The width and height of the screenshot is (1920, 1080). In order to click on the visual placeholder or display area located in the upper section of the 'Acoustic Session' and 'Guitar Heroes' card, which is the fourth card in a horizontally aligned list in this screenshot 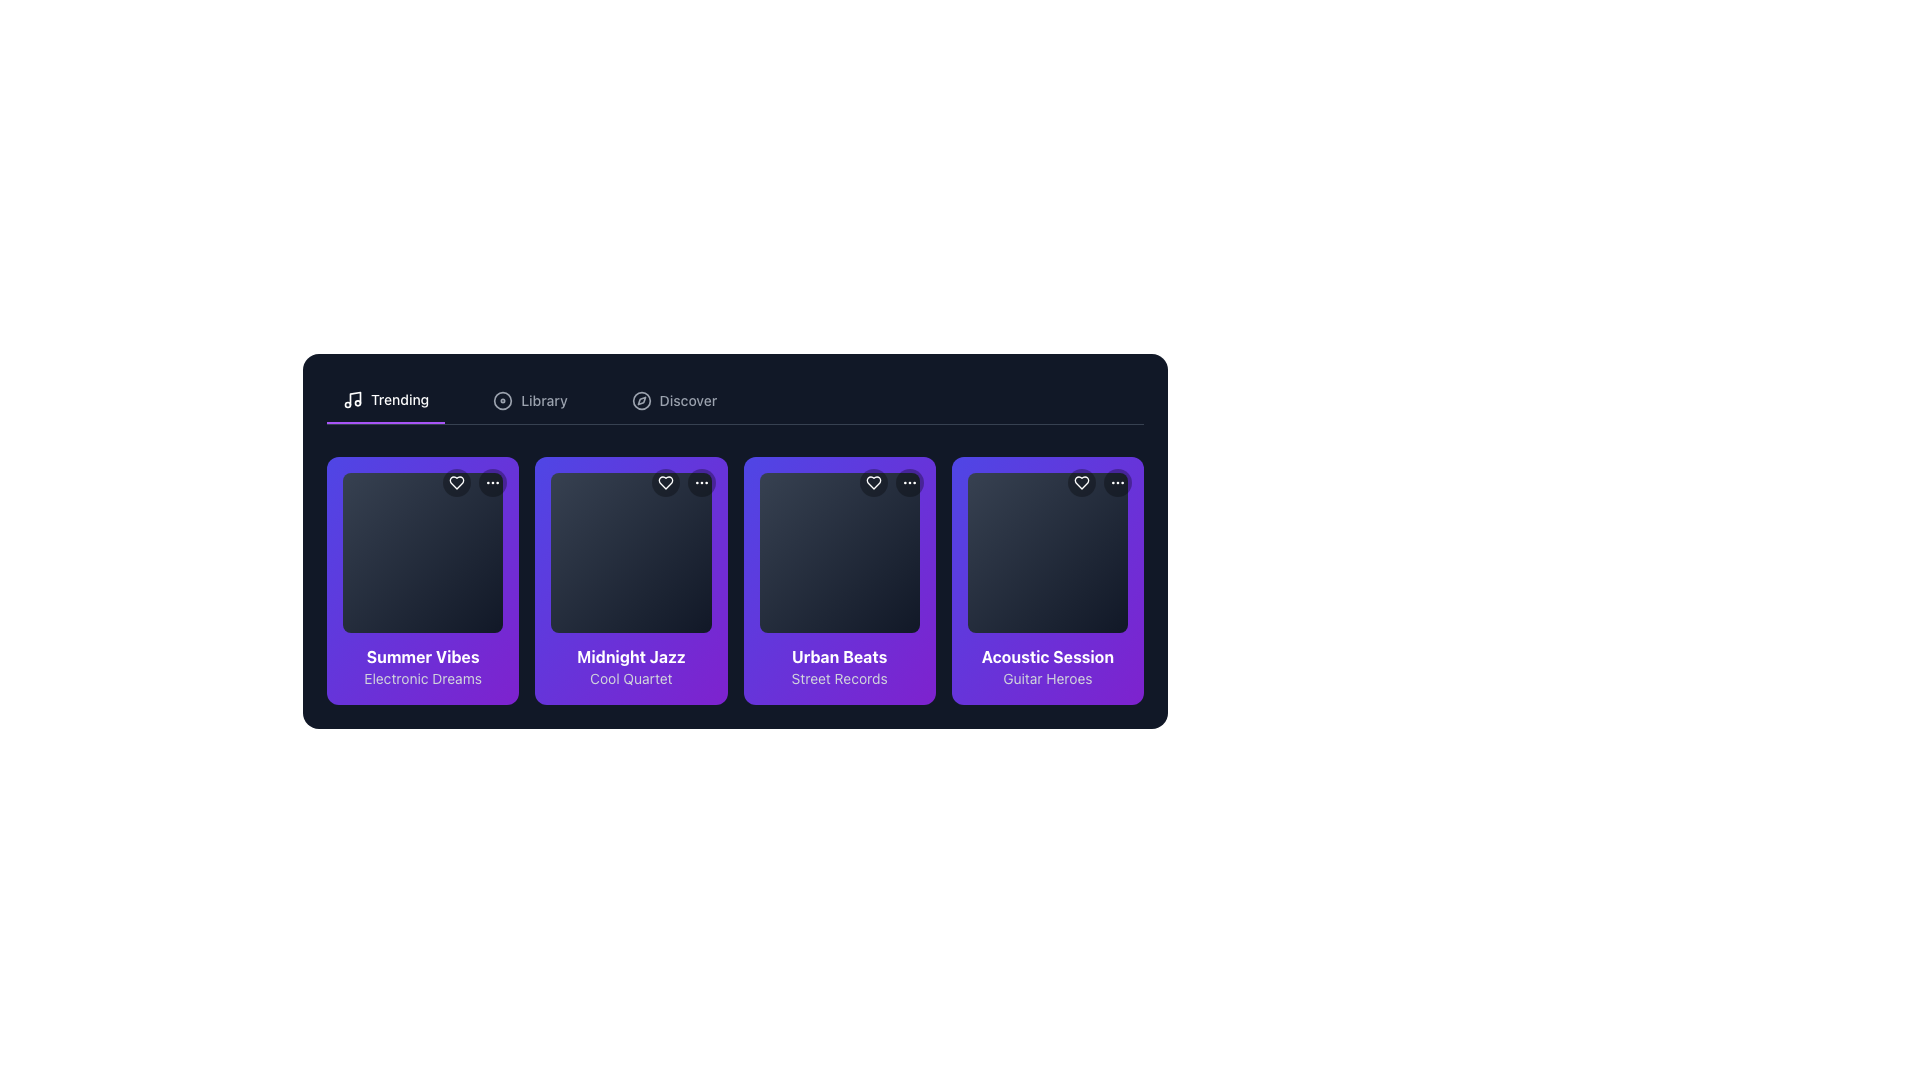, I will do `click(1046, 553)`.